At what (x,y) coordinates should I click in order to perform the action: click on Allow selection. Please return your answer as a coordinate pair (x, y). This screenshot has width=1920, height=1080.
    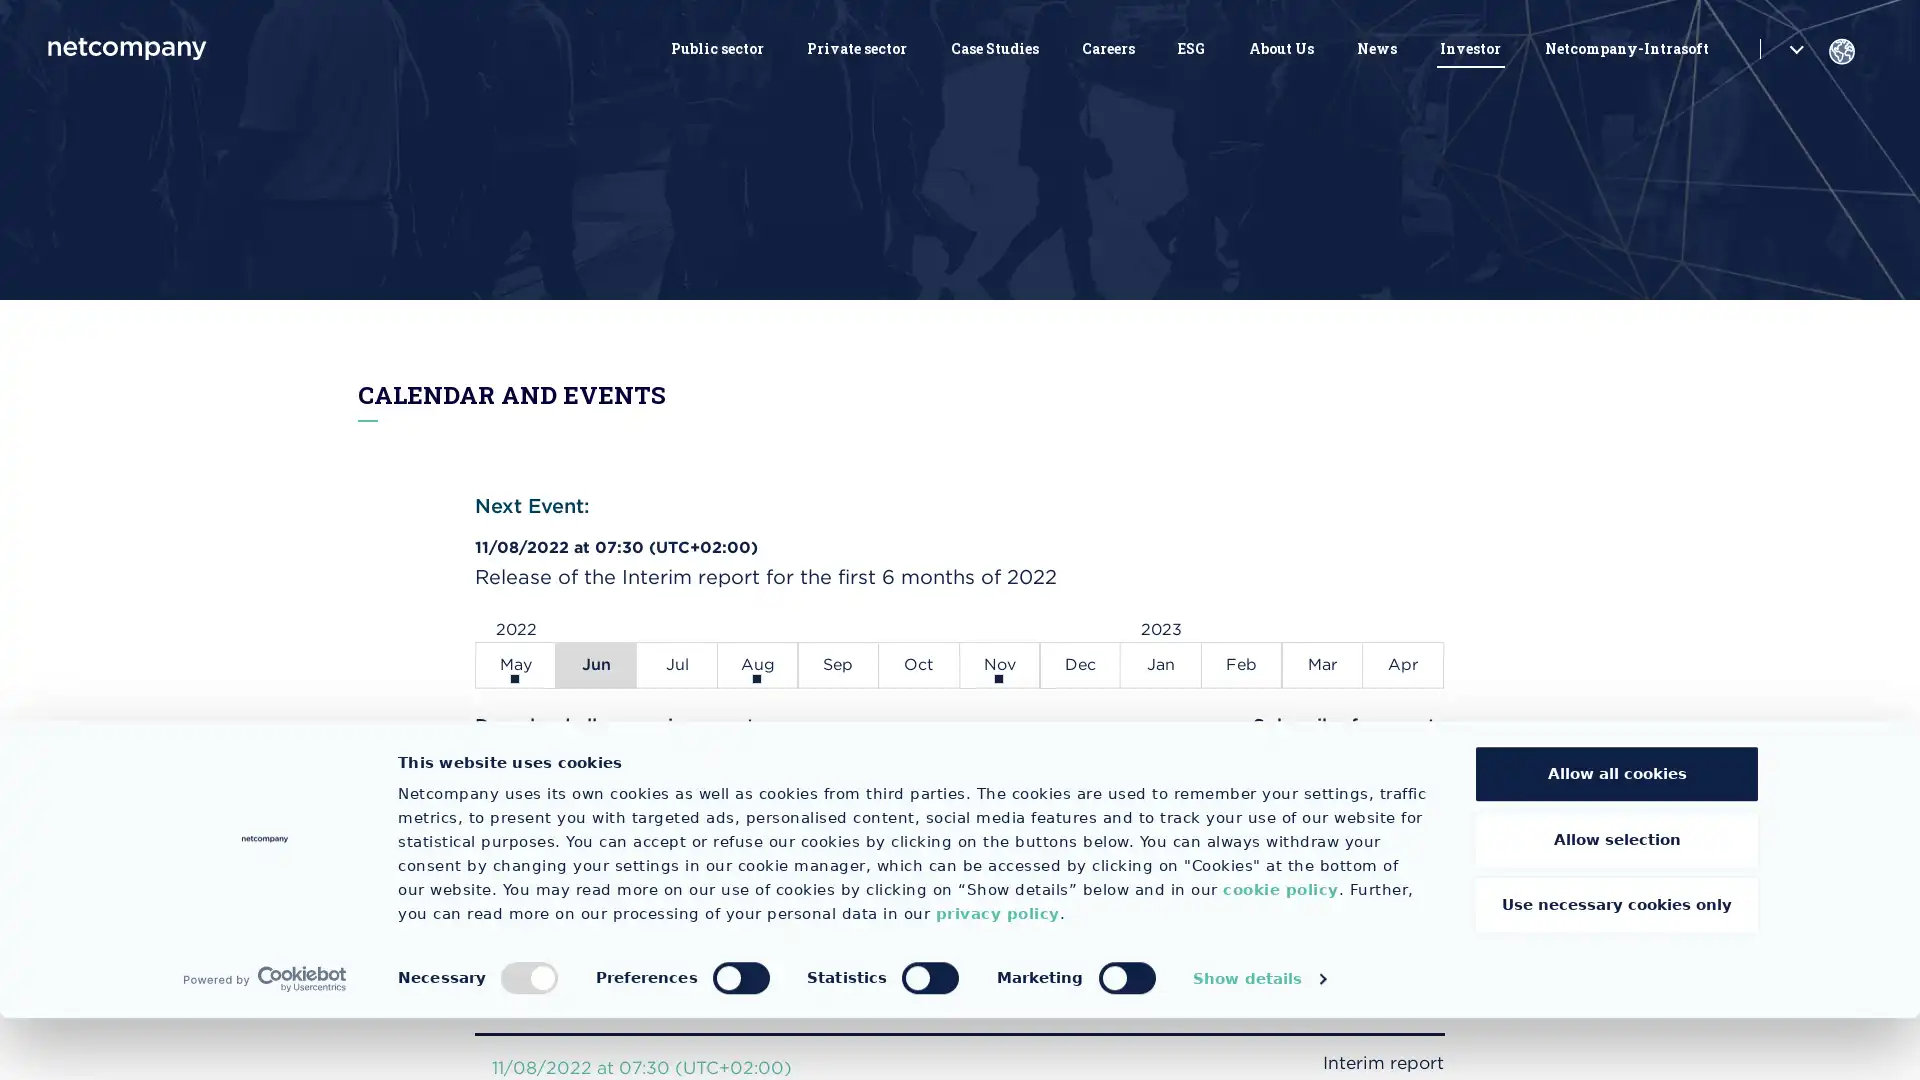
    Looking at the image, I should click on (1617, 901).